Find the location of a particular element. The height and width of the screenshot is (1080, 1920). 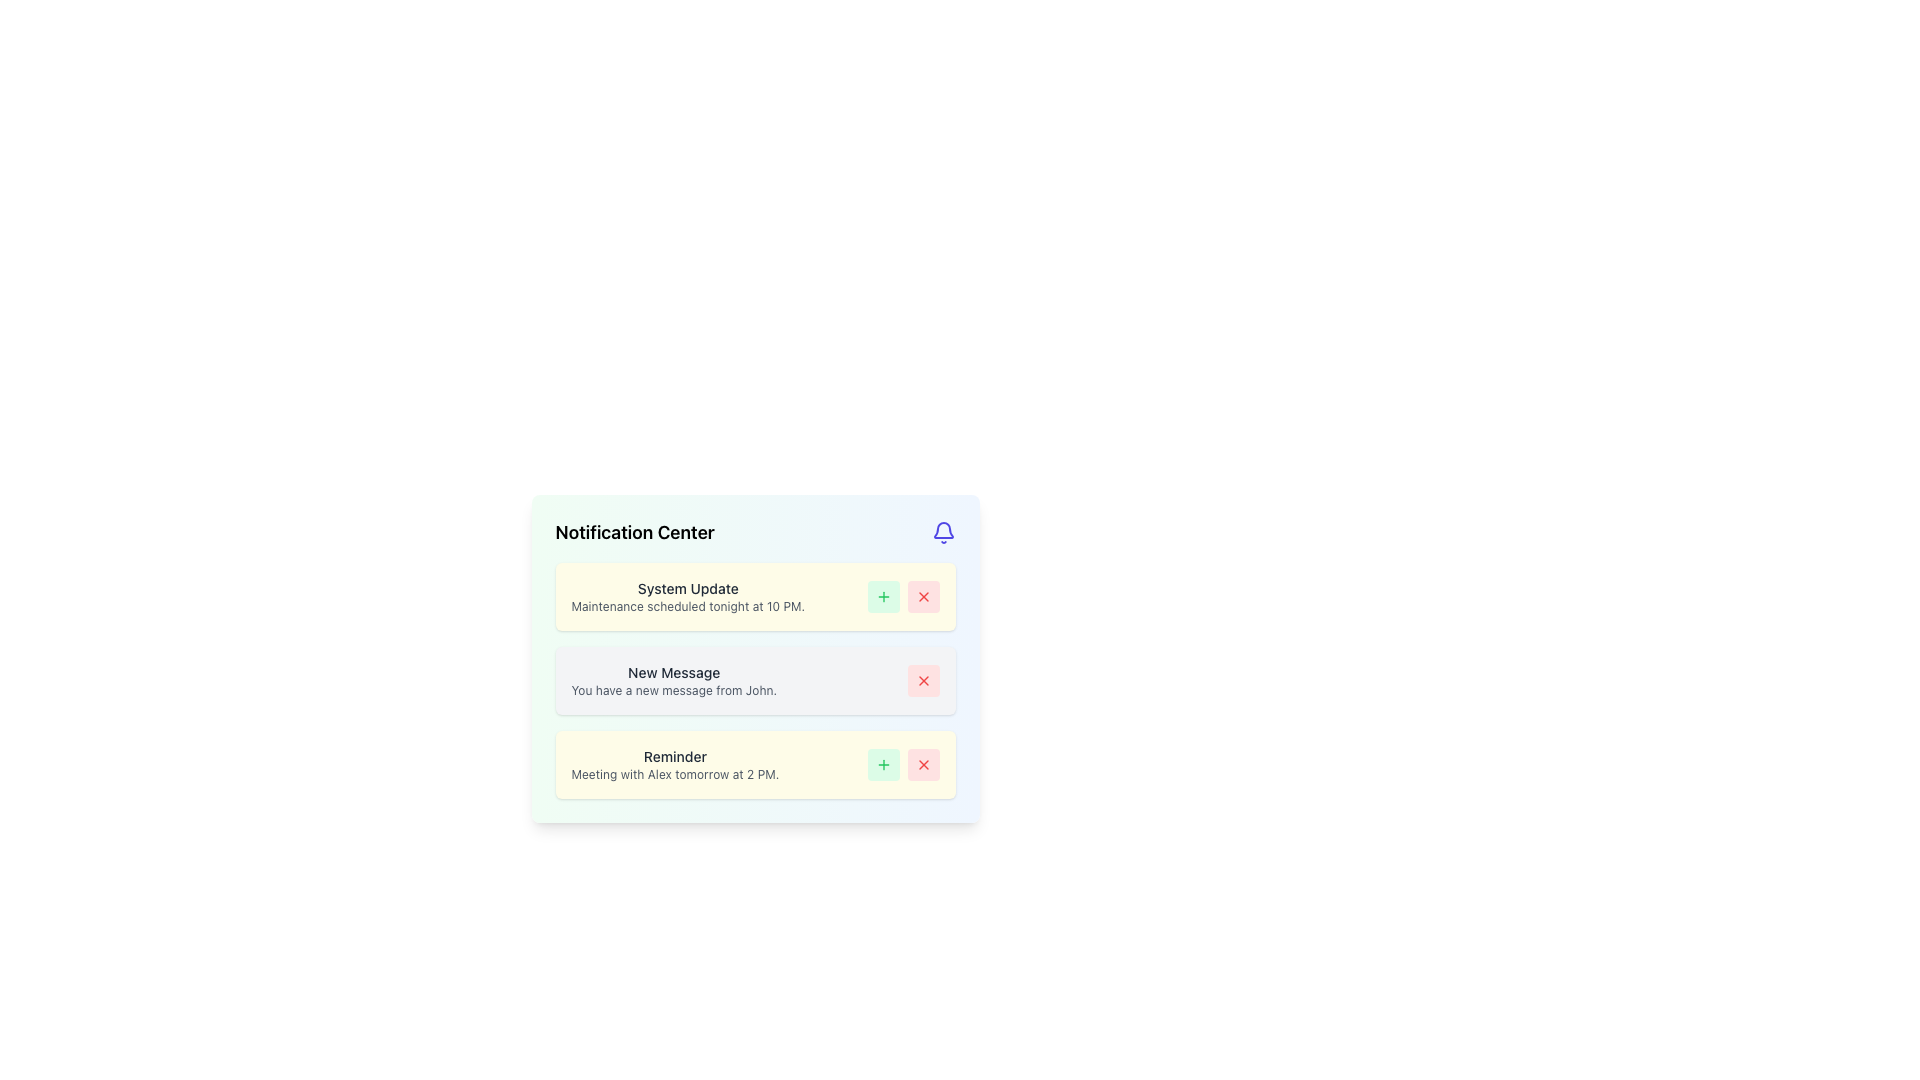

the 'New Message' text label in the Notification Center, which is displayed in dark gray within a light-colored background, positioned prominently in the second notification item is located at coordinates (674, 672).